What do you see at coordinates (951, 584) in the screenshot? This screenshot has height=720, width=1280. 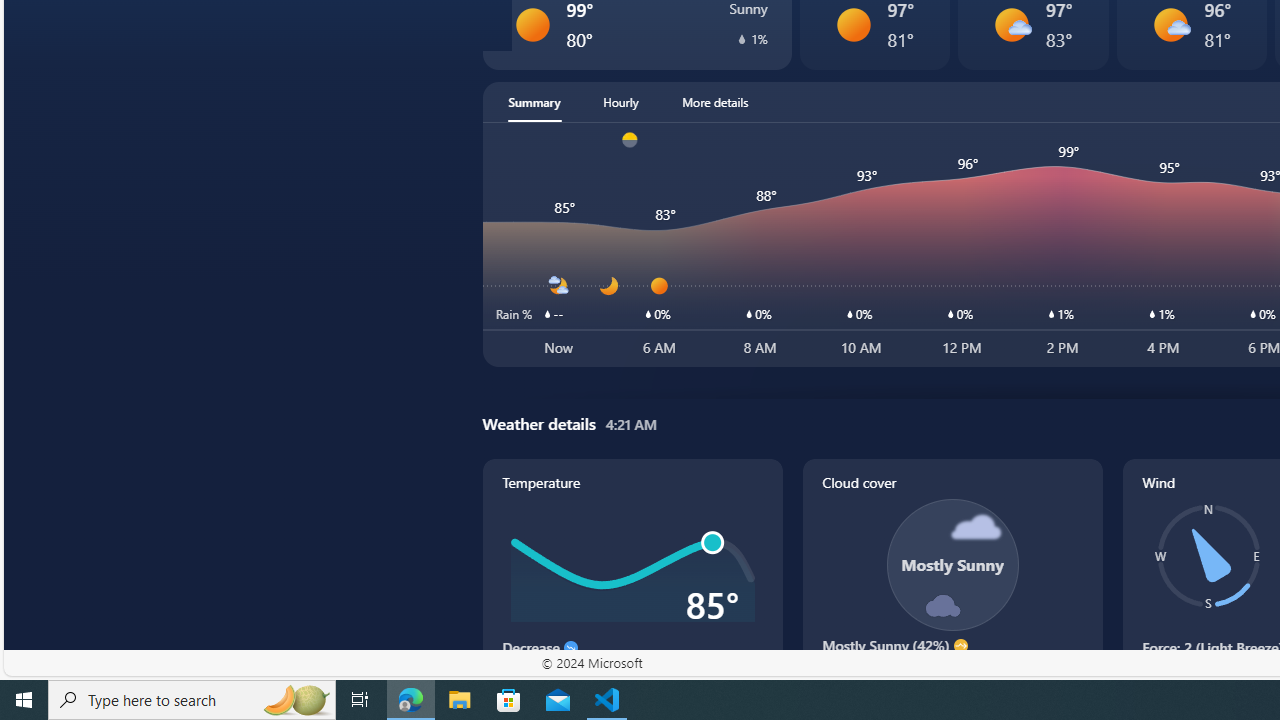 I see `'Cloud cover'` at bounding box center [951, 584].